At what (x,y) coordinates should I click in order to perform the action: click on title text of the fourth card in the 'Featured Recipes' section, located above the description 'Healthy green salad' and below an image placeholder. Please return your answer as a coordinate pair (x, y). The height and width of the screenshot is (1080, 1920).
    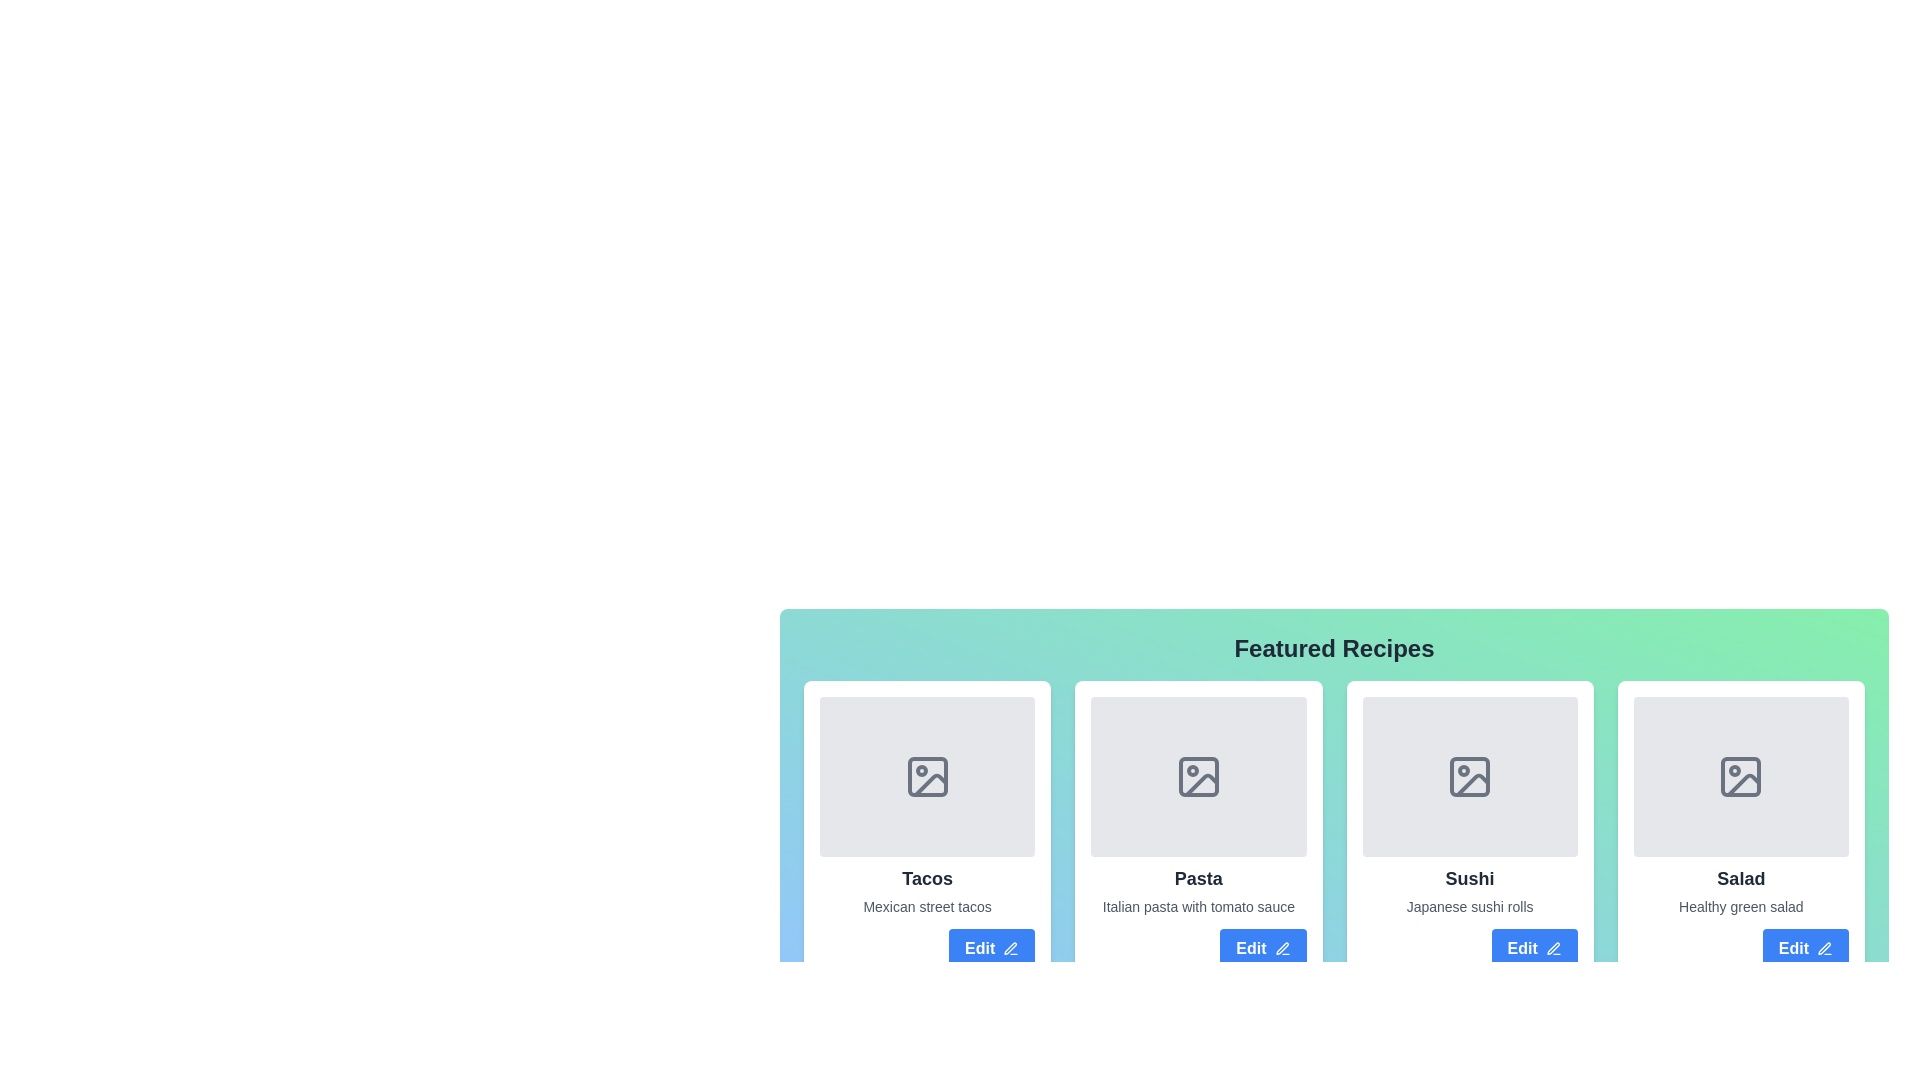
    Looking at the image, I should click on (1740, 878).